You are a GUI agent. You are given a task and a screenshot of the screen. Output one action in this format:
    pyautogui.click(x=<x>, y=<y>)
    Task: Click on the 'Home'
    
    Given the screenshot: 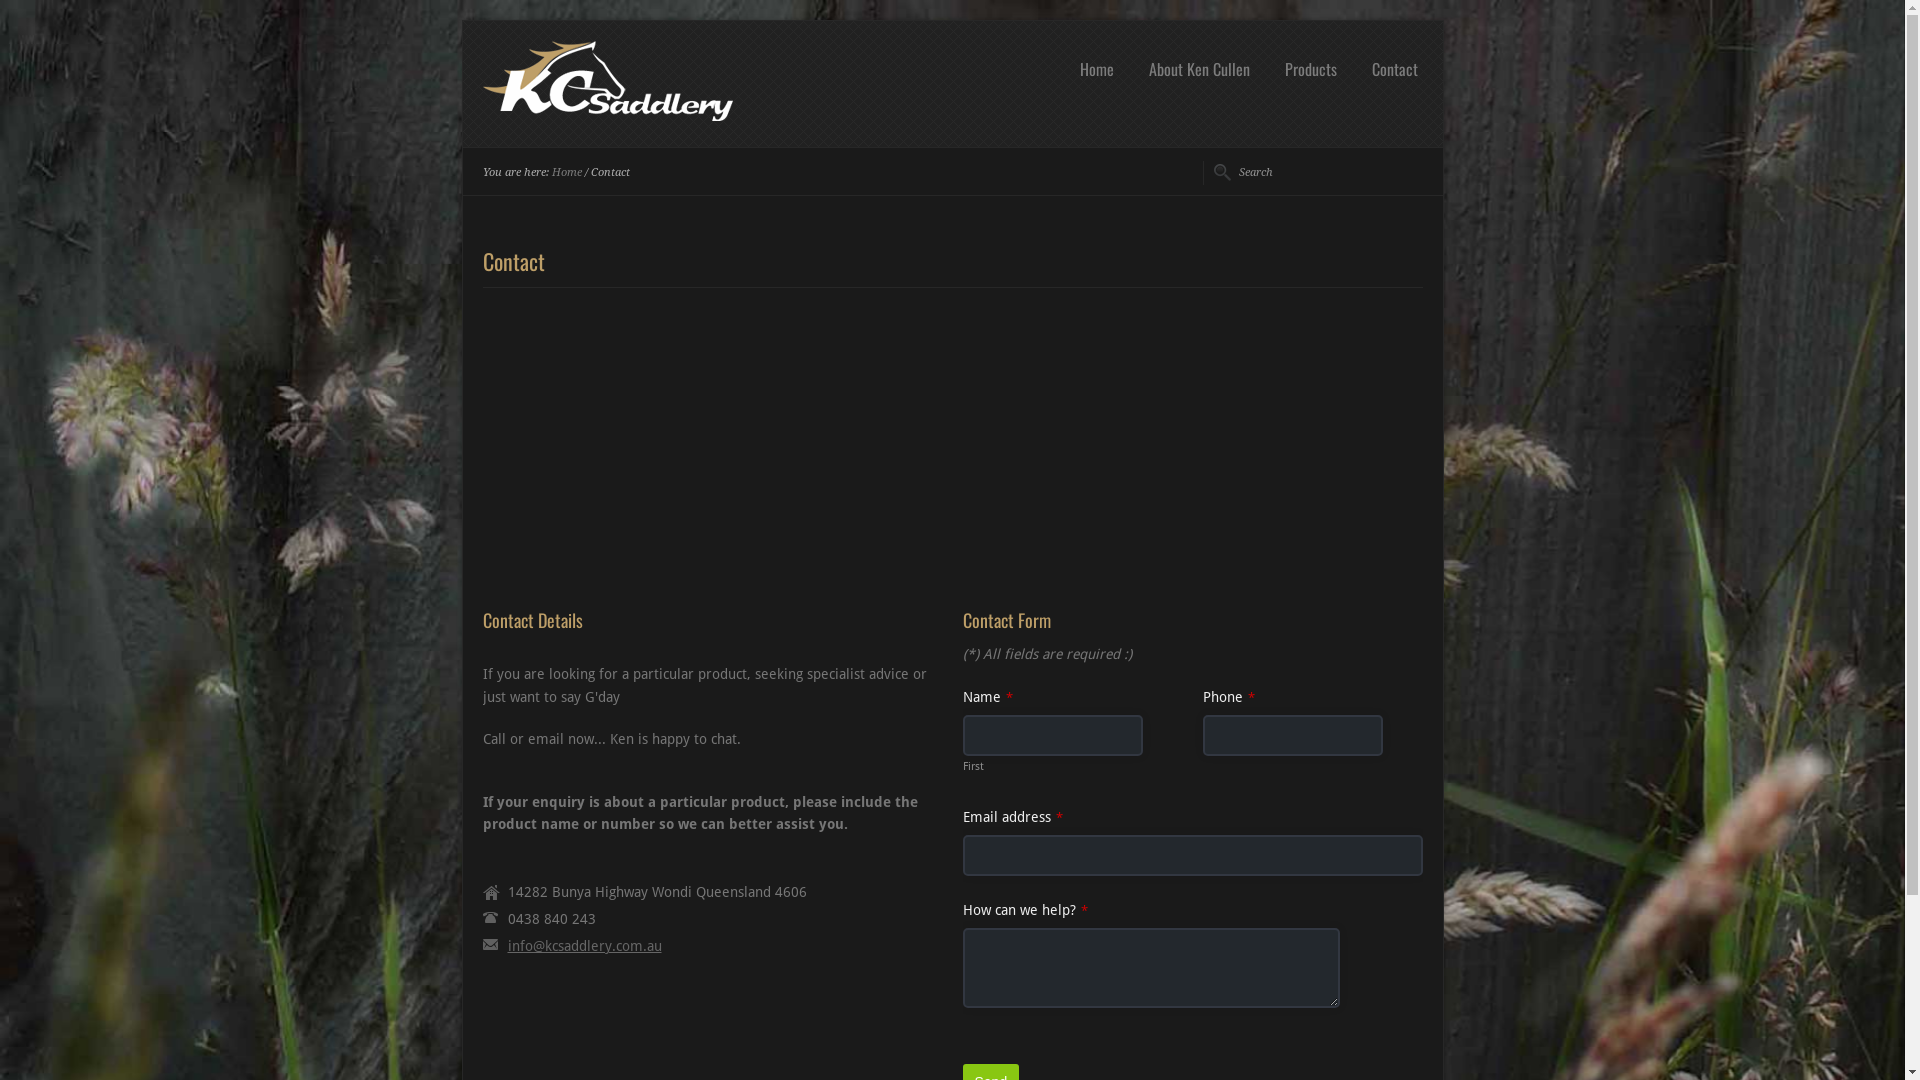 What is the action you would take?
    pyautogui.click(x=565, y=171)
    